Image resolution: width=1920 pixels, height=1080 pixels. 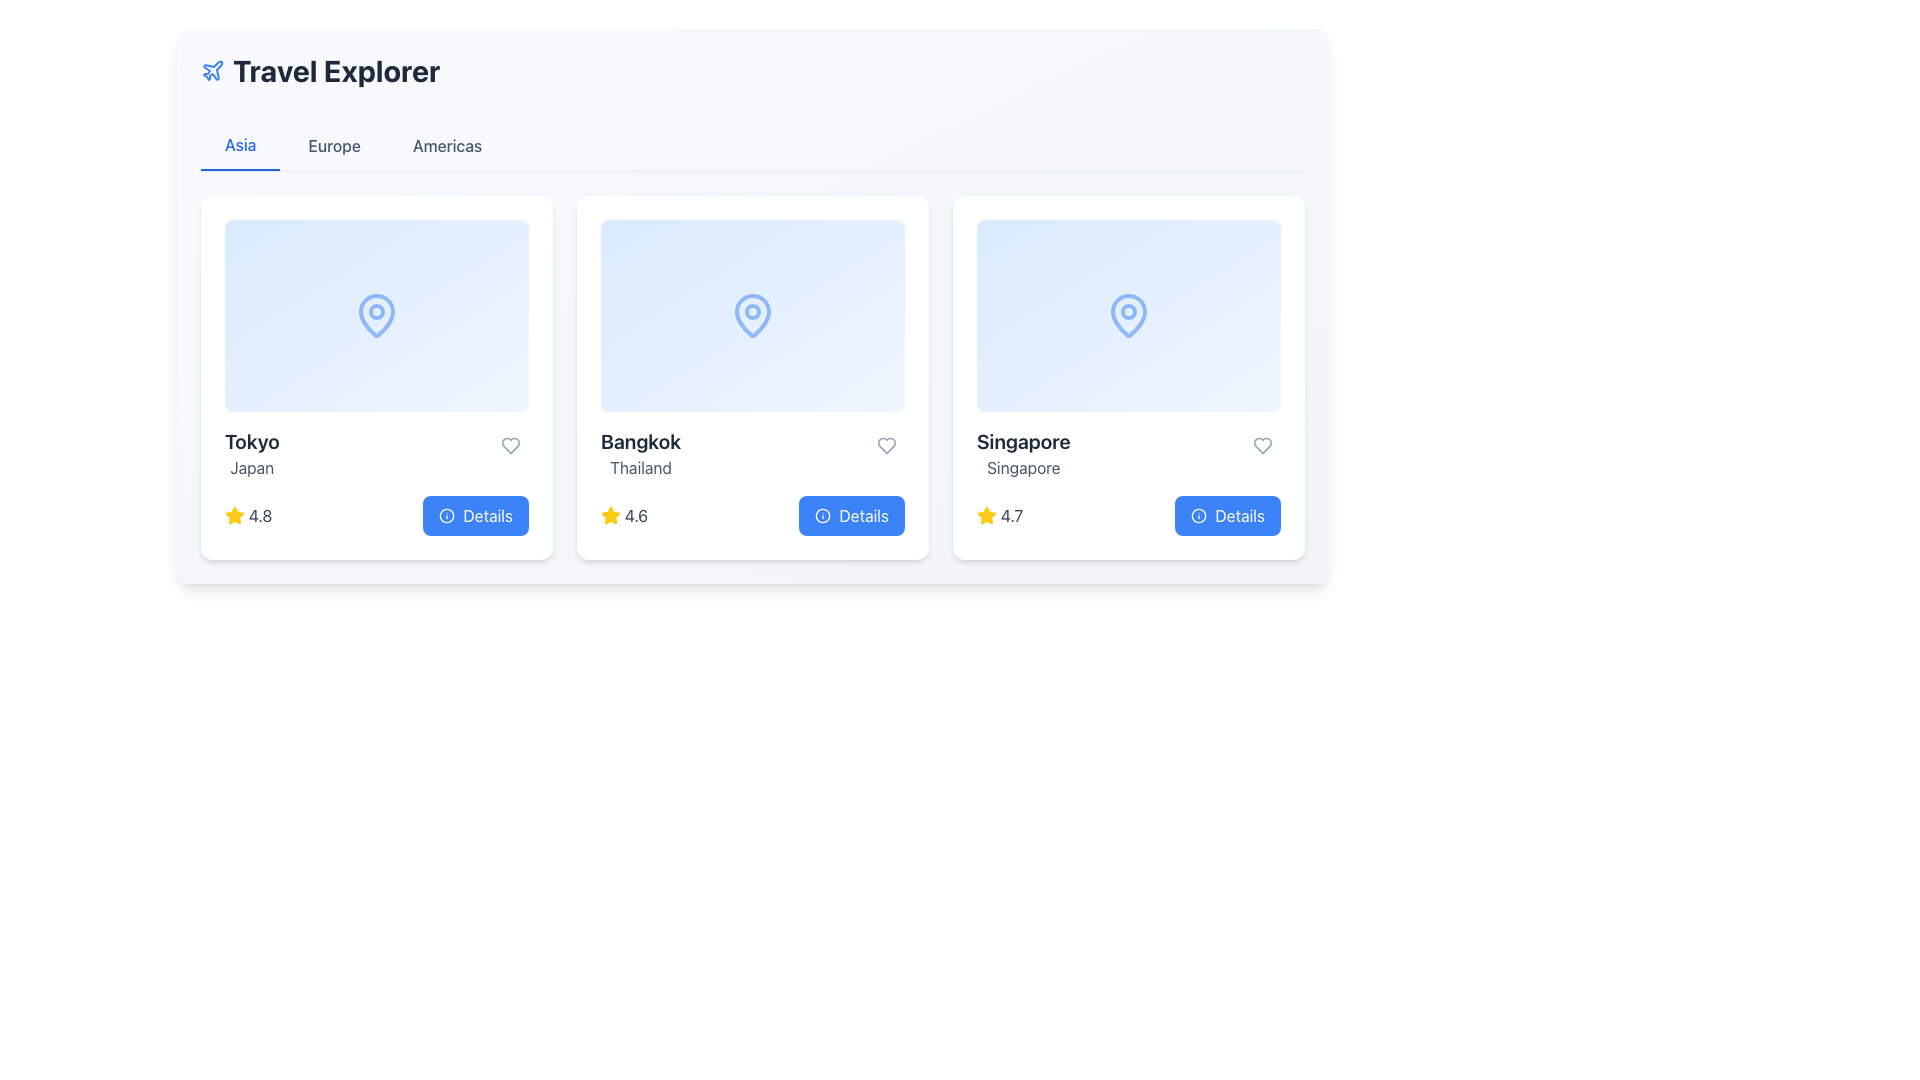 I want to click on the small blue plane icon located to the left of the 'Travel Explorer' text in the primary header area, so click(x=212, y=69).